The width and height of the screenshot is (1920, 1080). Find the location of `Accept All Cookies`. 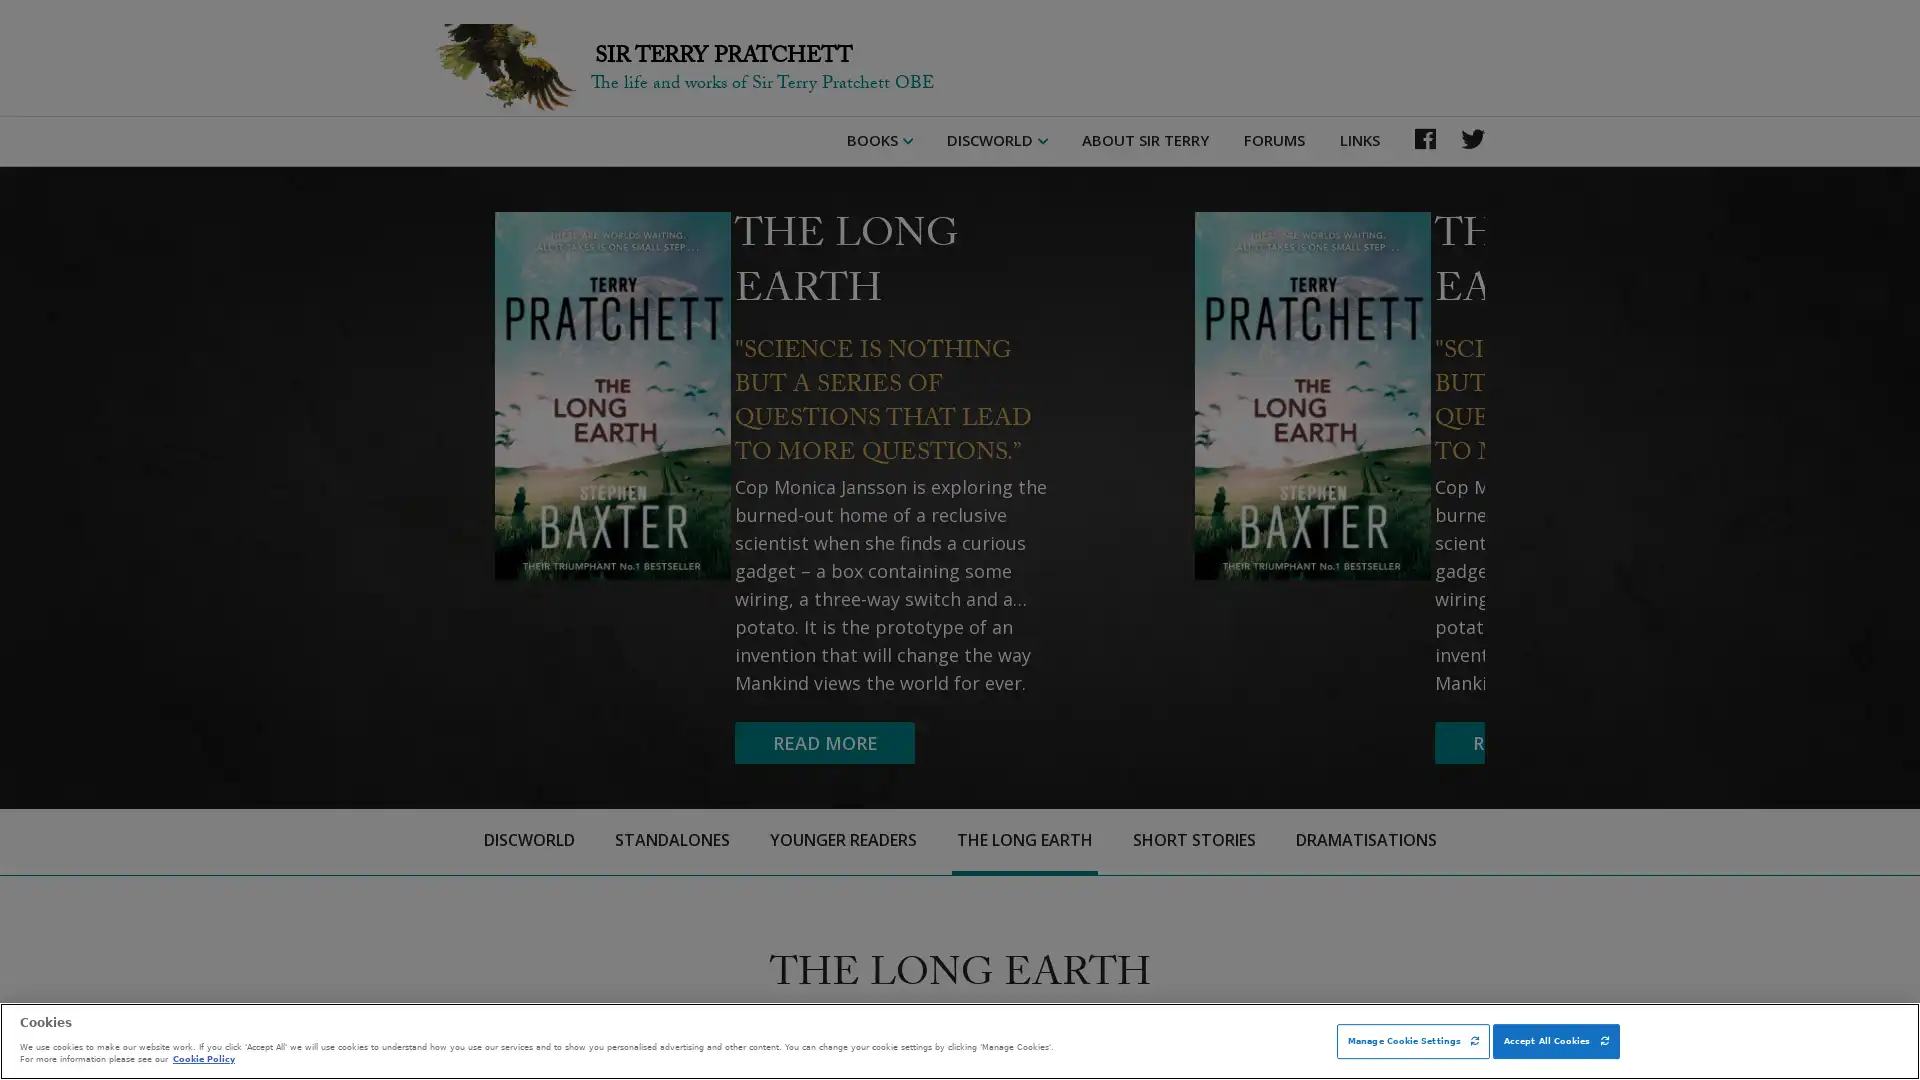

Accept All Cookies is located at coordinates (1554, 1040).